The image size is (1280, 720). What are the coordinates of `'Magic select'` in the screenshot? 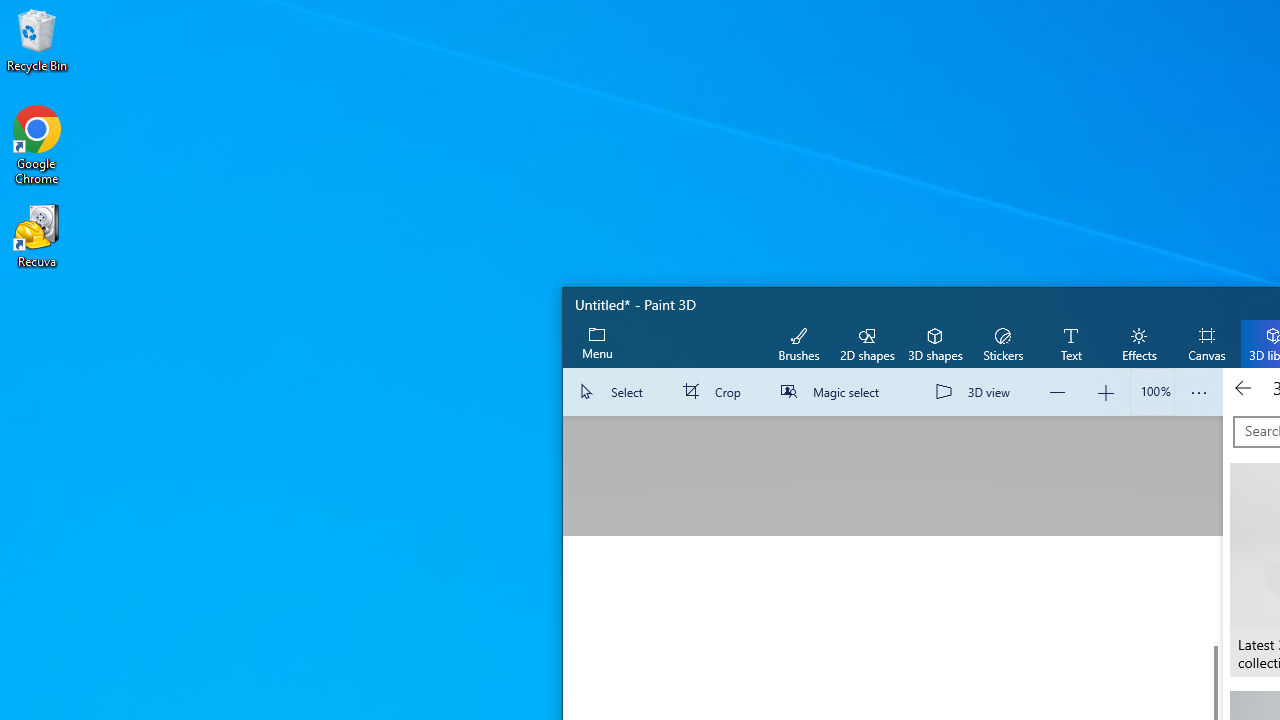 It's located at (833, 392).